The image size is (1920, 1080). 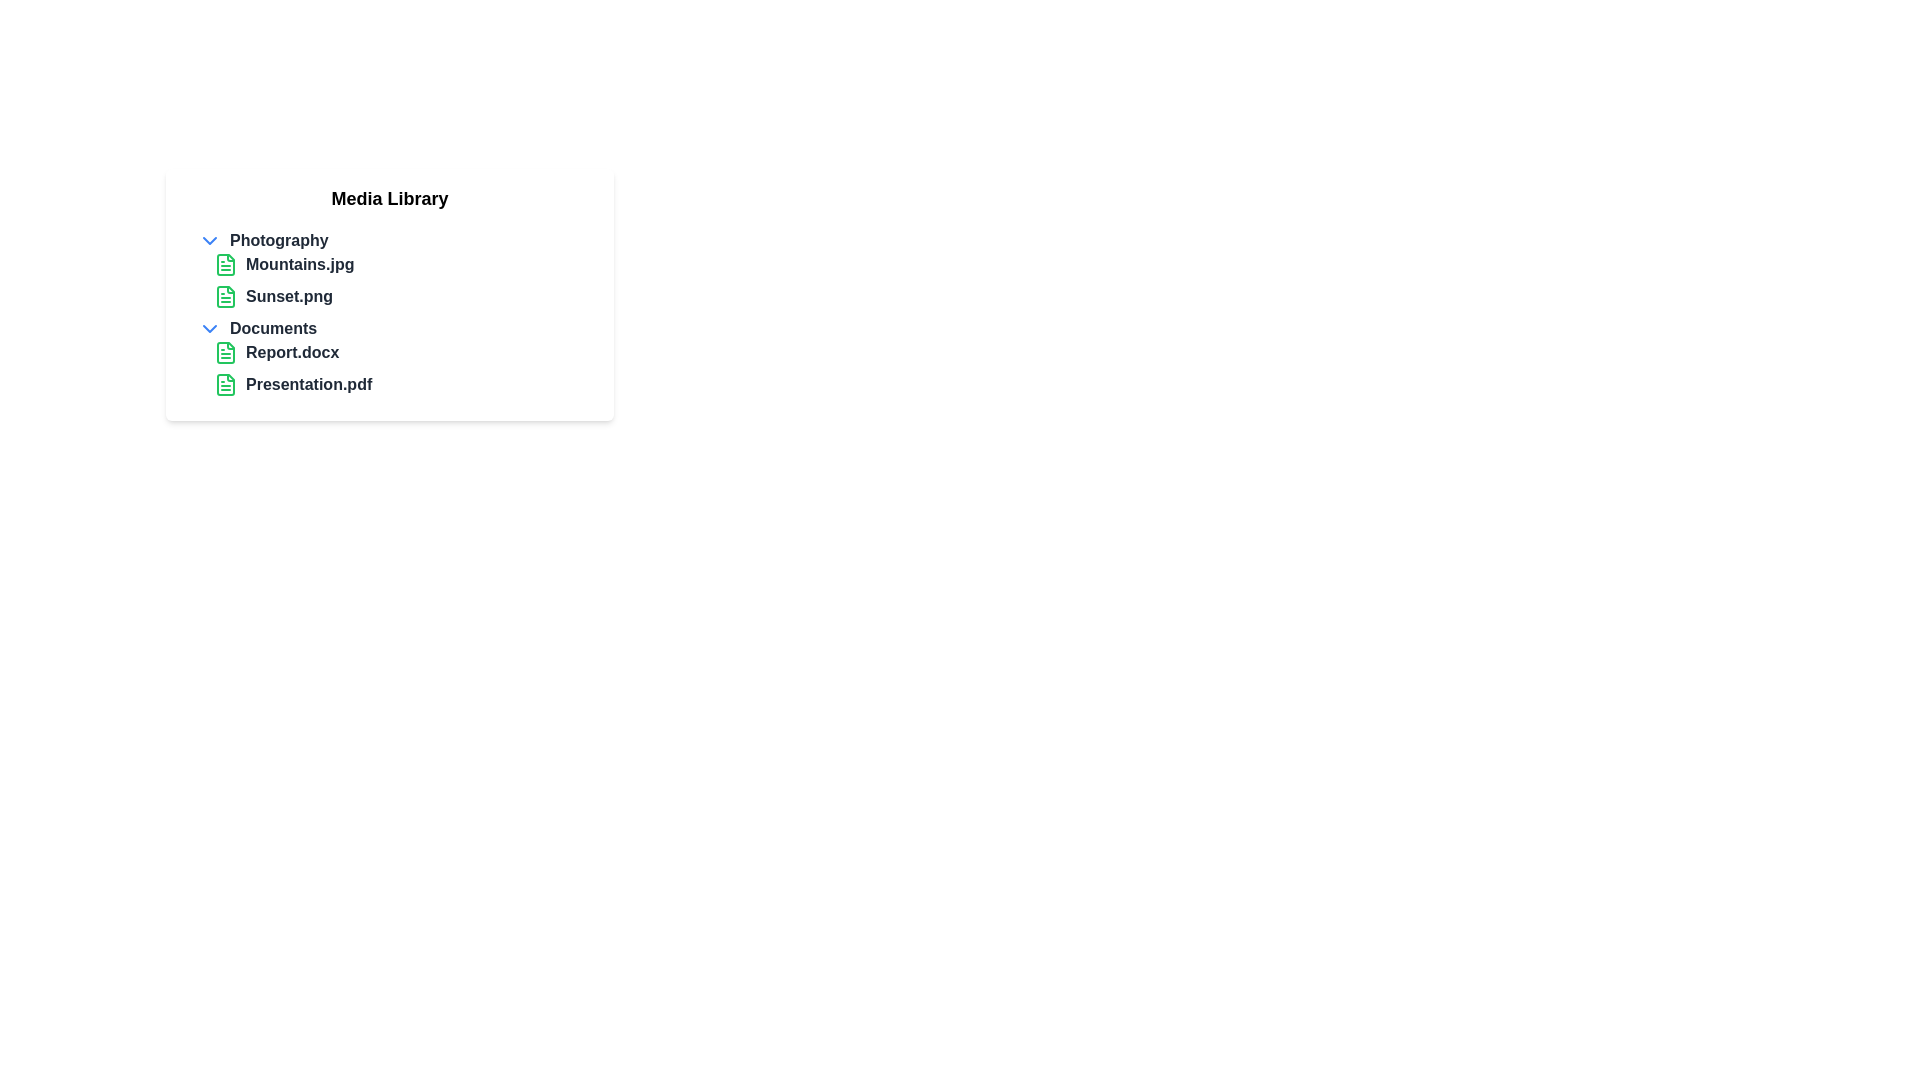 I want to click on the icon representing the file 'Sunset.png' located, so click(x=225, y=297).